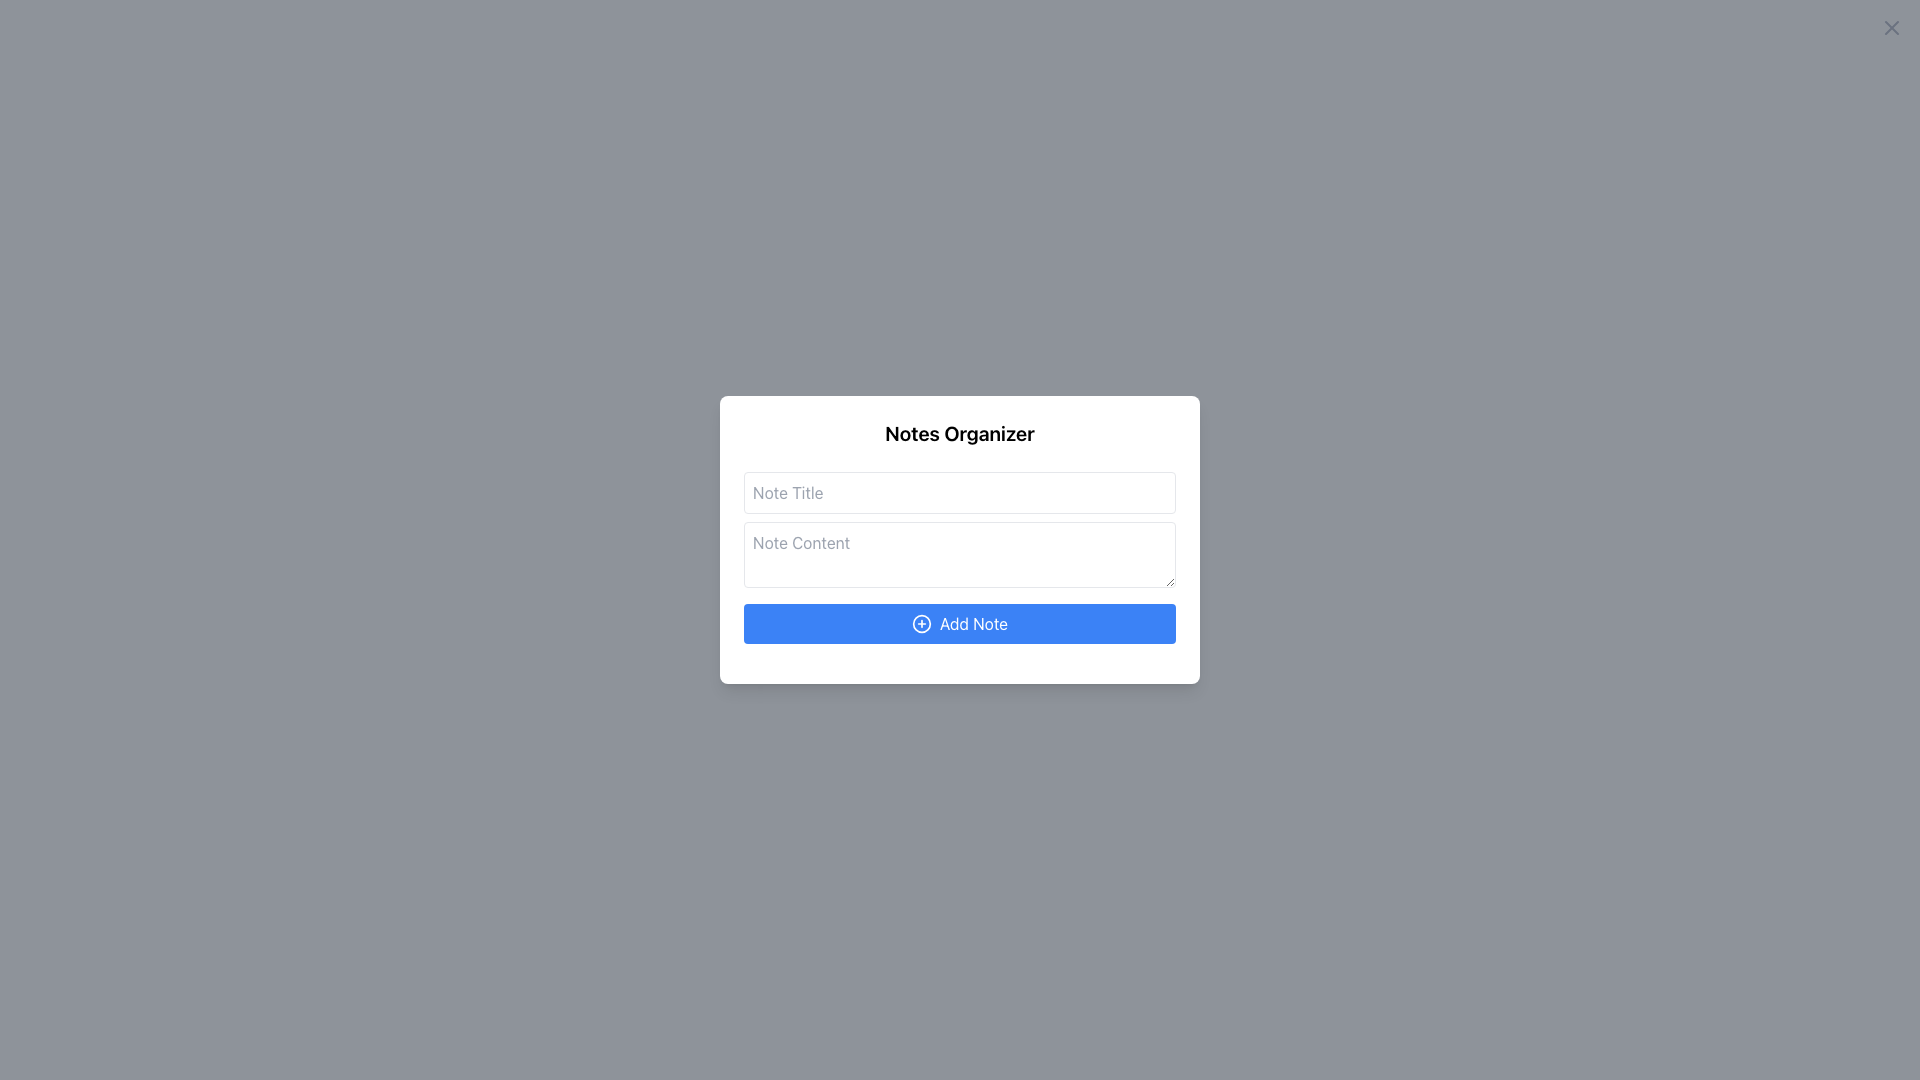 The width and height of the screenshot is (1920, 1080). Describe the element at coordinates (960, 555) in the screenshot. I see `to highlight text in the multiline text input field located directly below the 'Note Title' input field` at that location.